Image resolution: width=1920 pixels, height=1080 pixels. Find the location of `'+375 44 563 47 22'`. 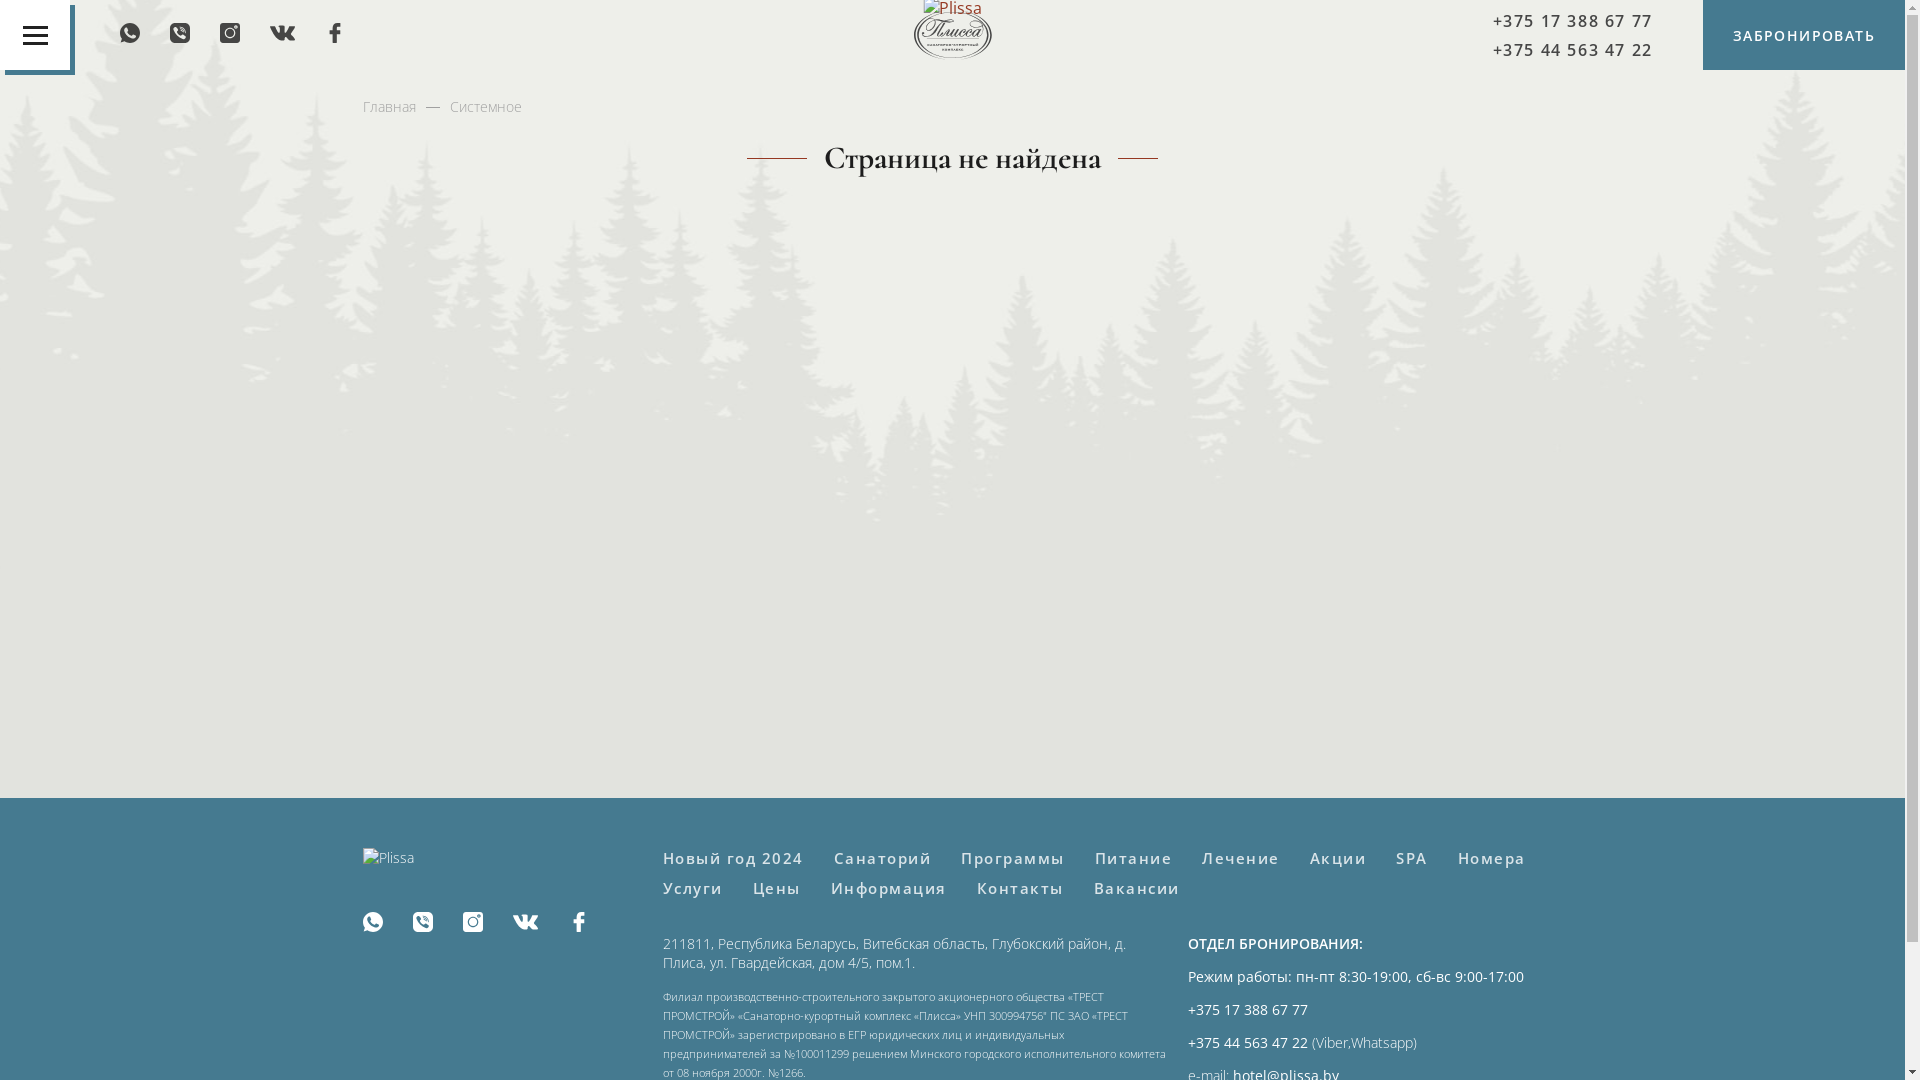

'+375 44 563 47 22' is located at coordinates (1572, 48).